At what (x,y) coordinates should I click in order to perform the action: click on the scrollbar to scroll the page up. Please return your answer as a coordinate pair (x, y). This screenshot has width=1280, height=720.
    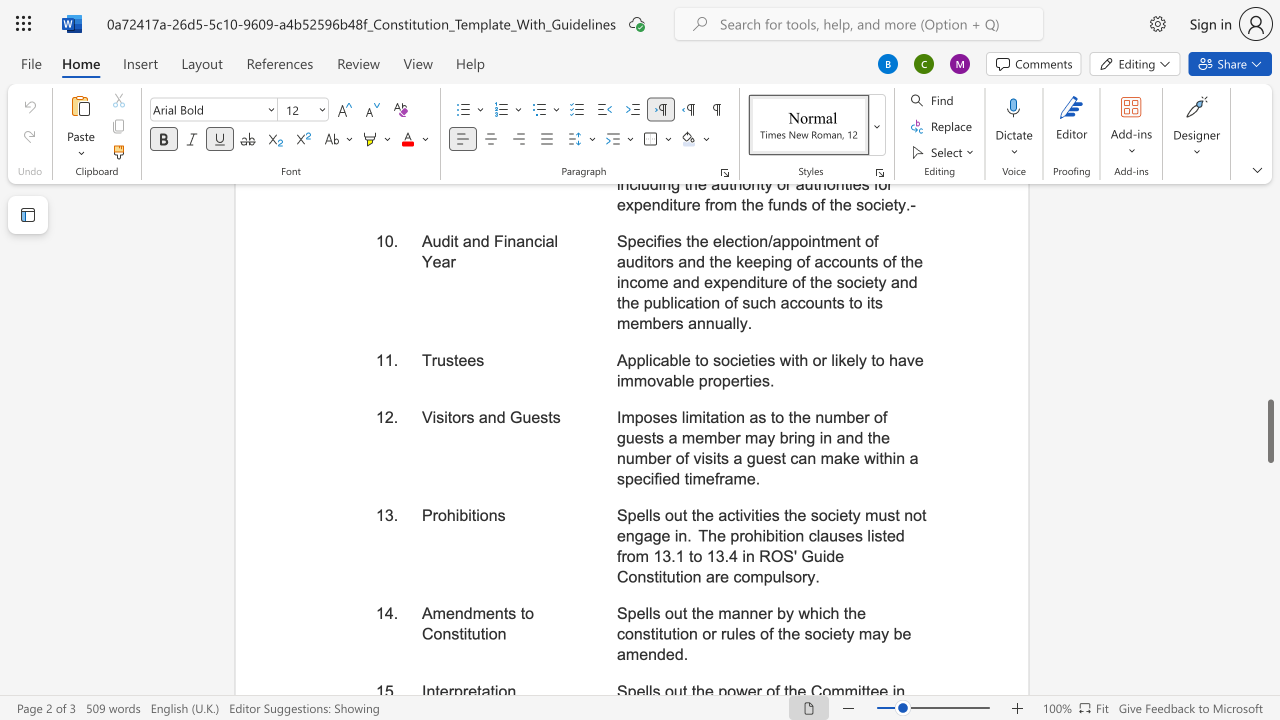
    Looking at the image, I should click on (1269, 248).